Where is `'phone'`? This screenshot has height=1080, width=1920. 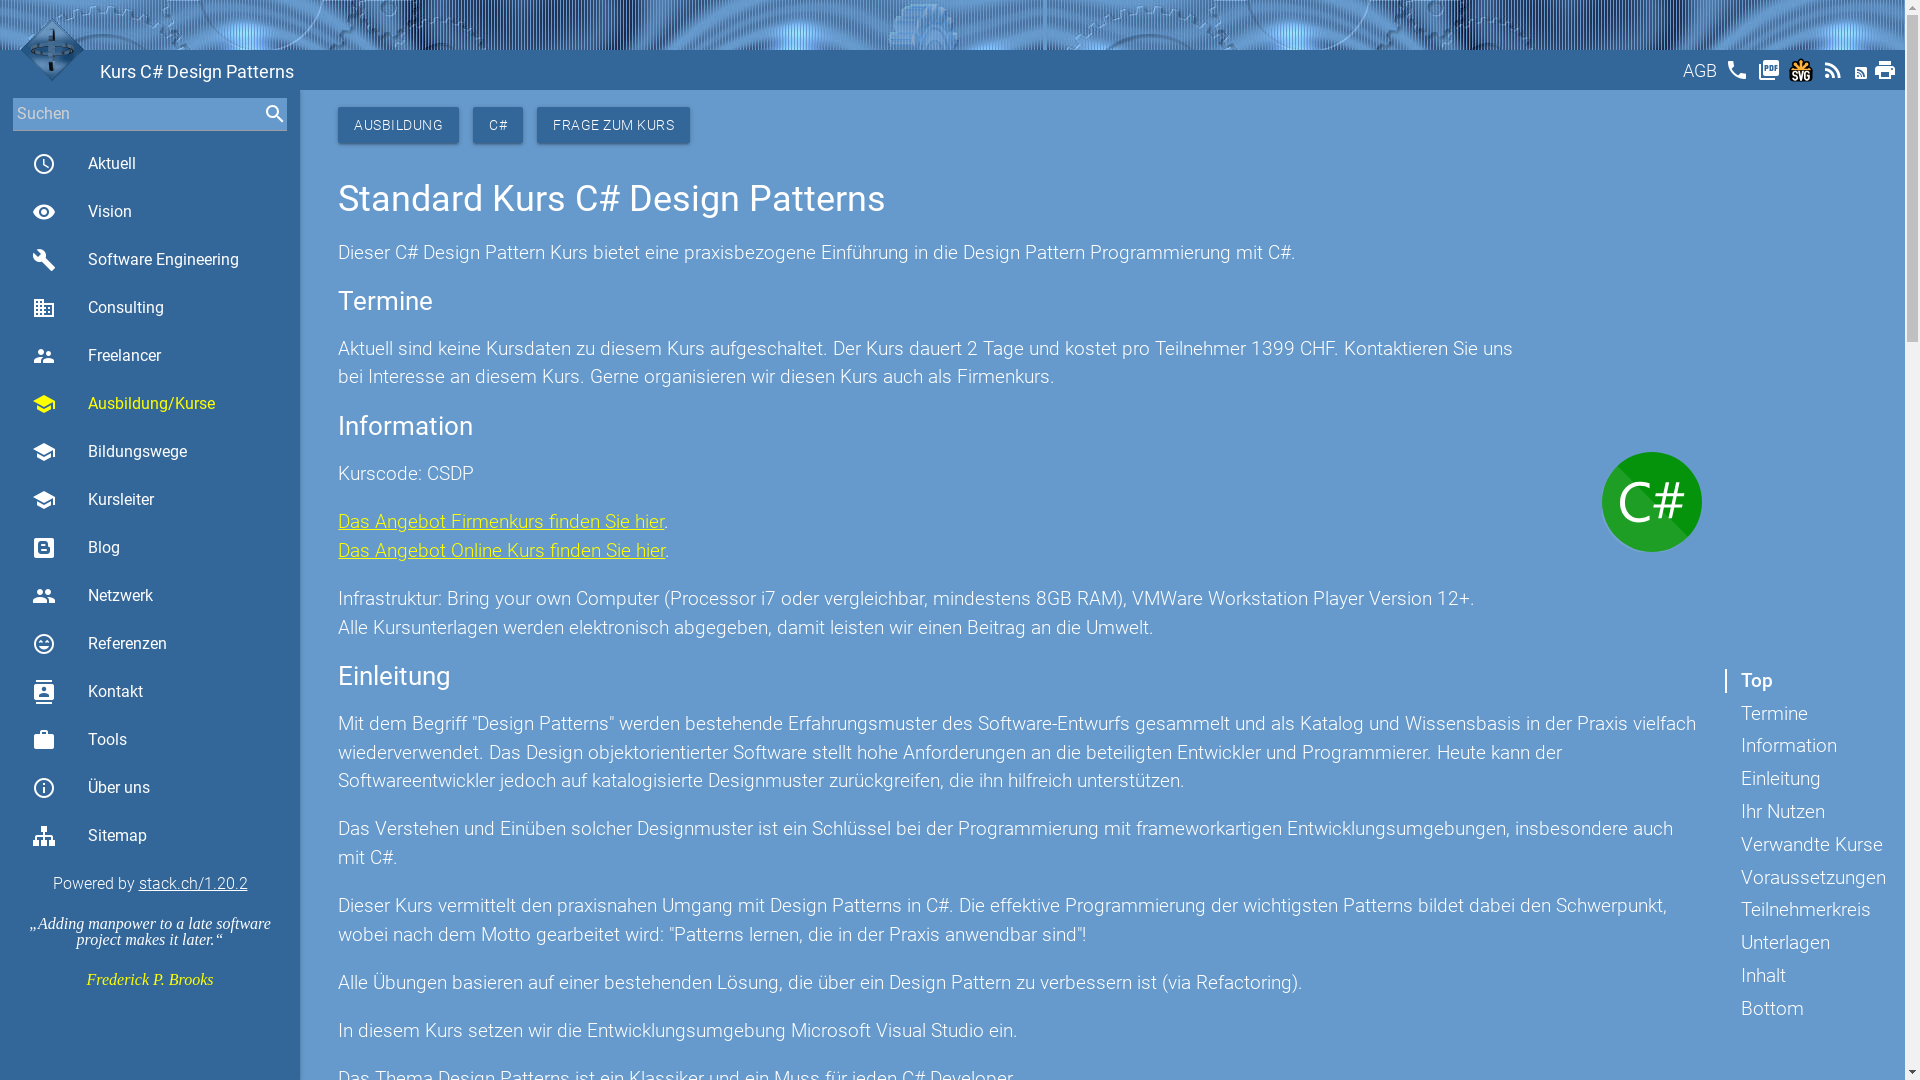
'phone' is located at coordinates (1737, 75).